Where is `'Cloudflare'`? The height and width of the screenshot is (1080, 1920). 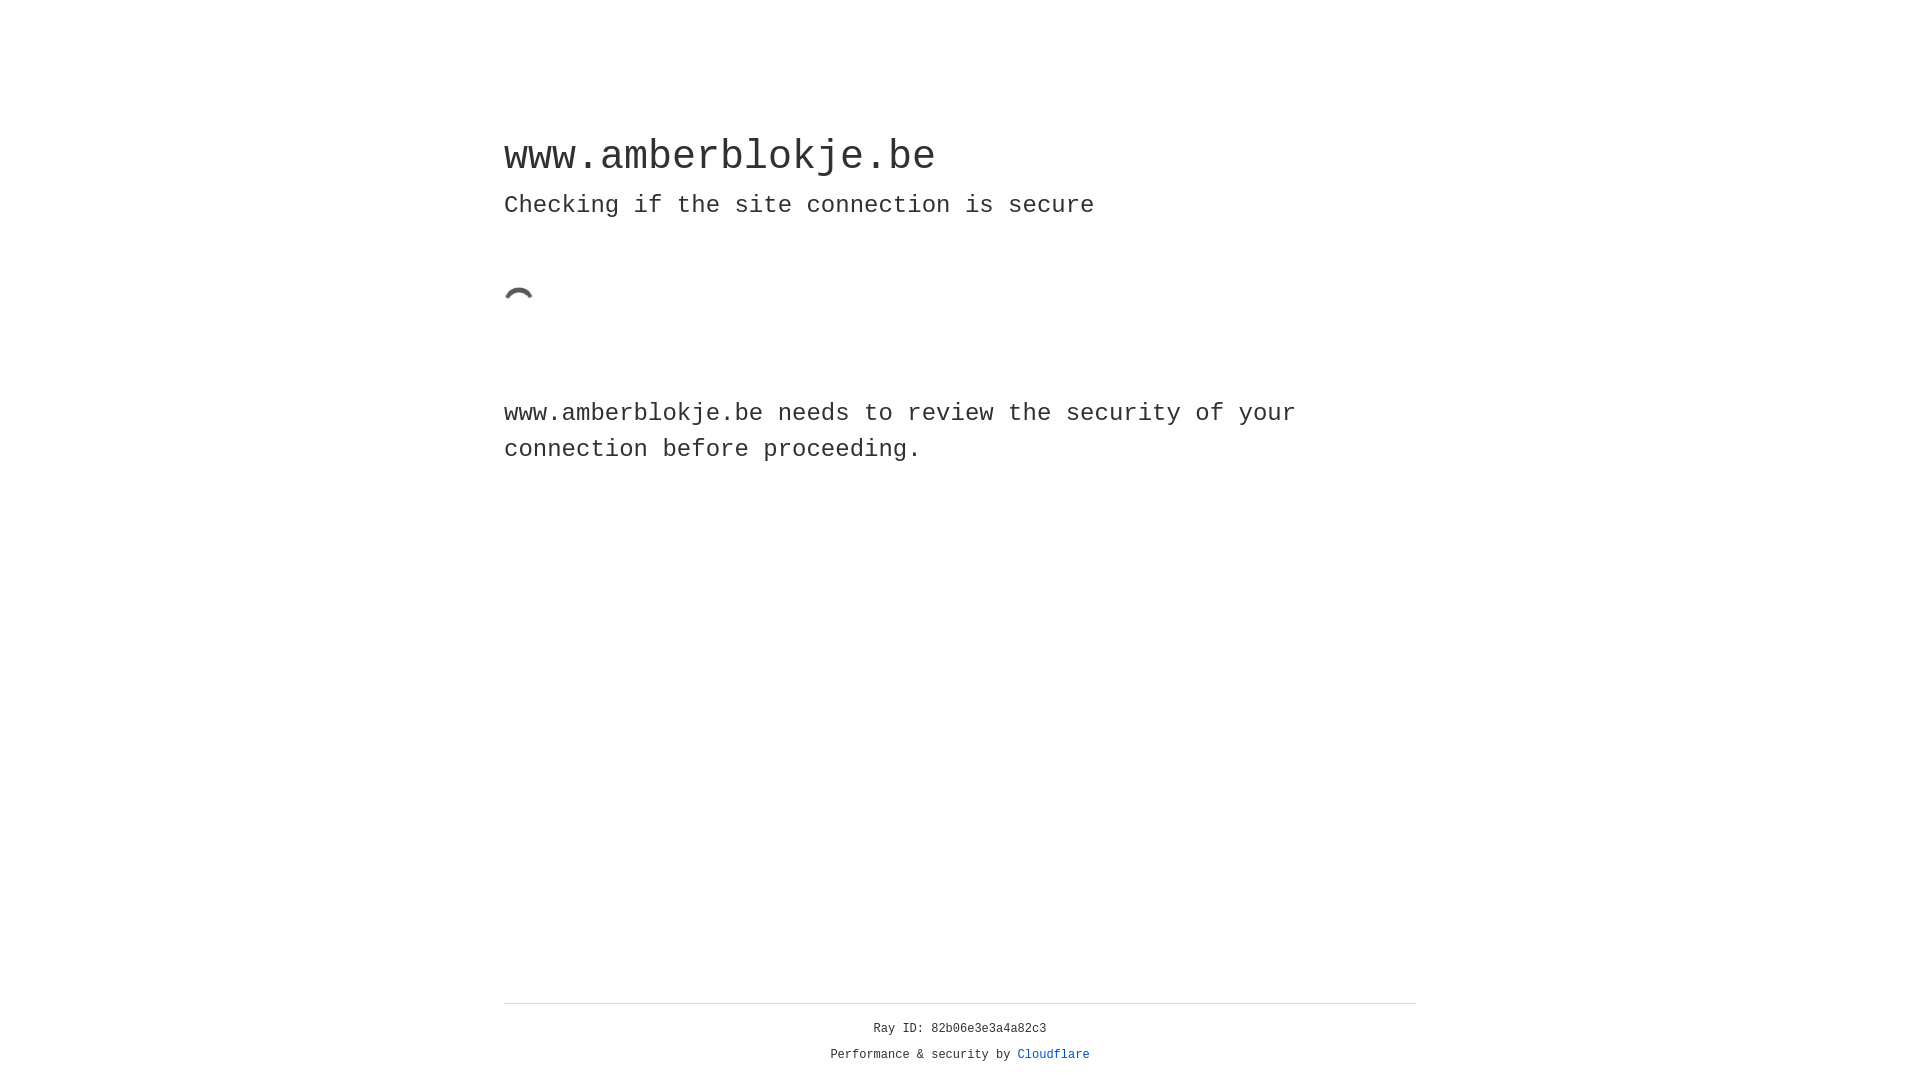
'Cloudflare' is located at coordinates (1053, 1054).